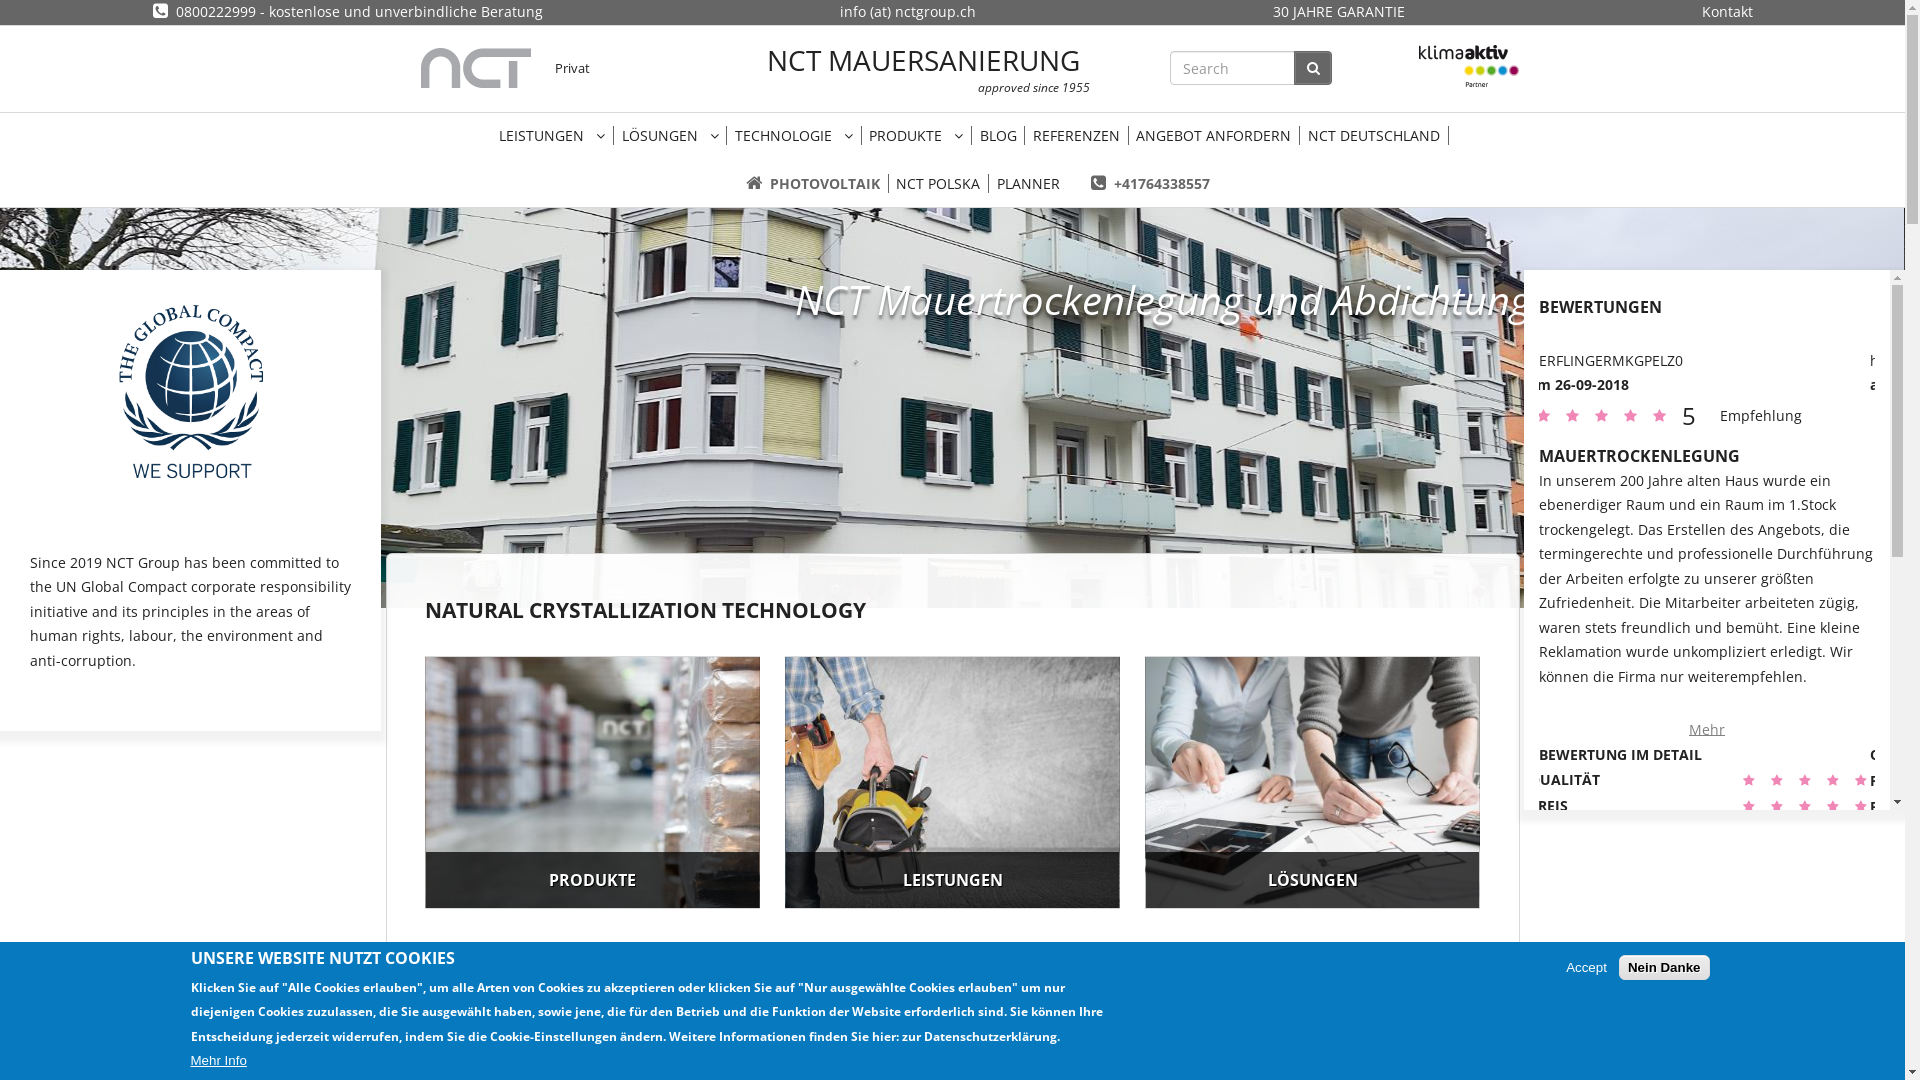  I want to click on 'Privat', so click(570, 67).